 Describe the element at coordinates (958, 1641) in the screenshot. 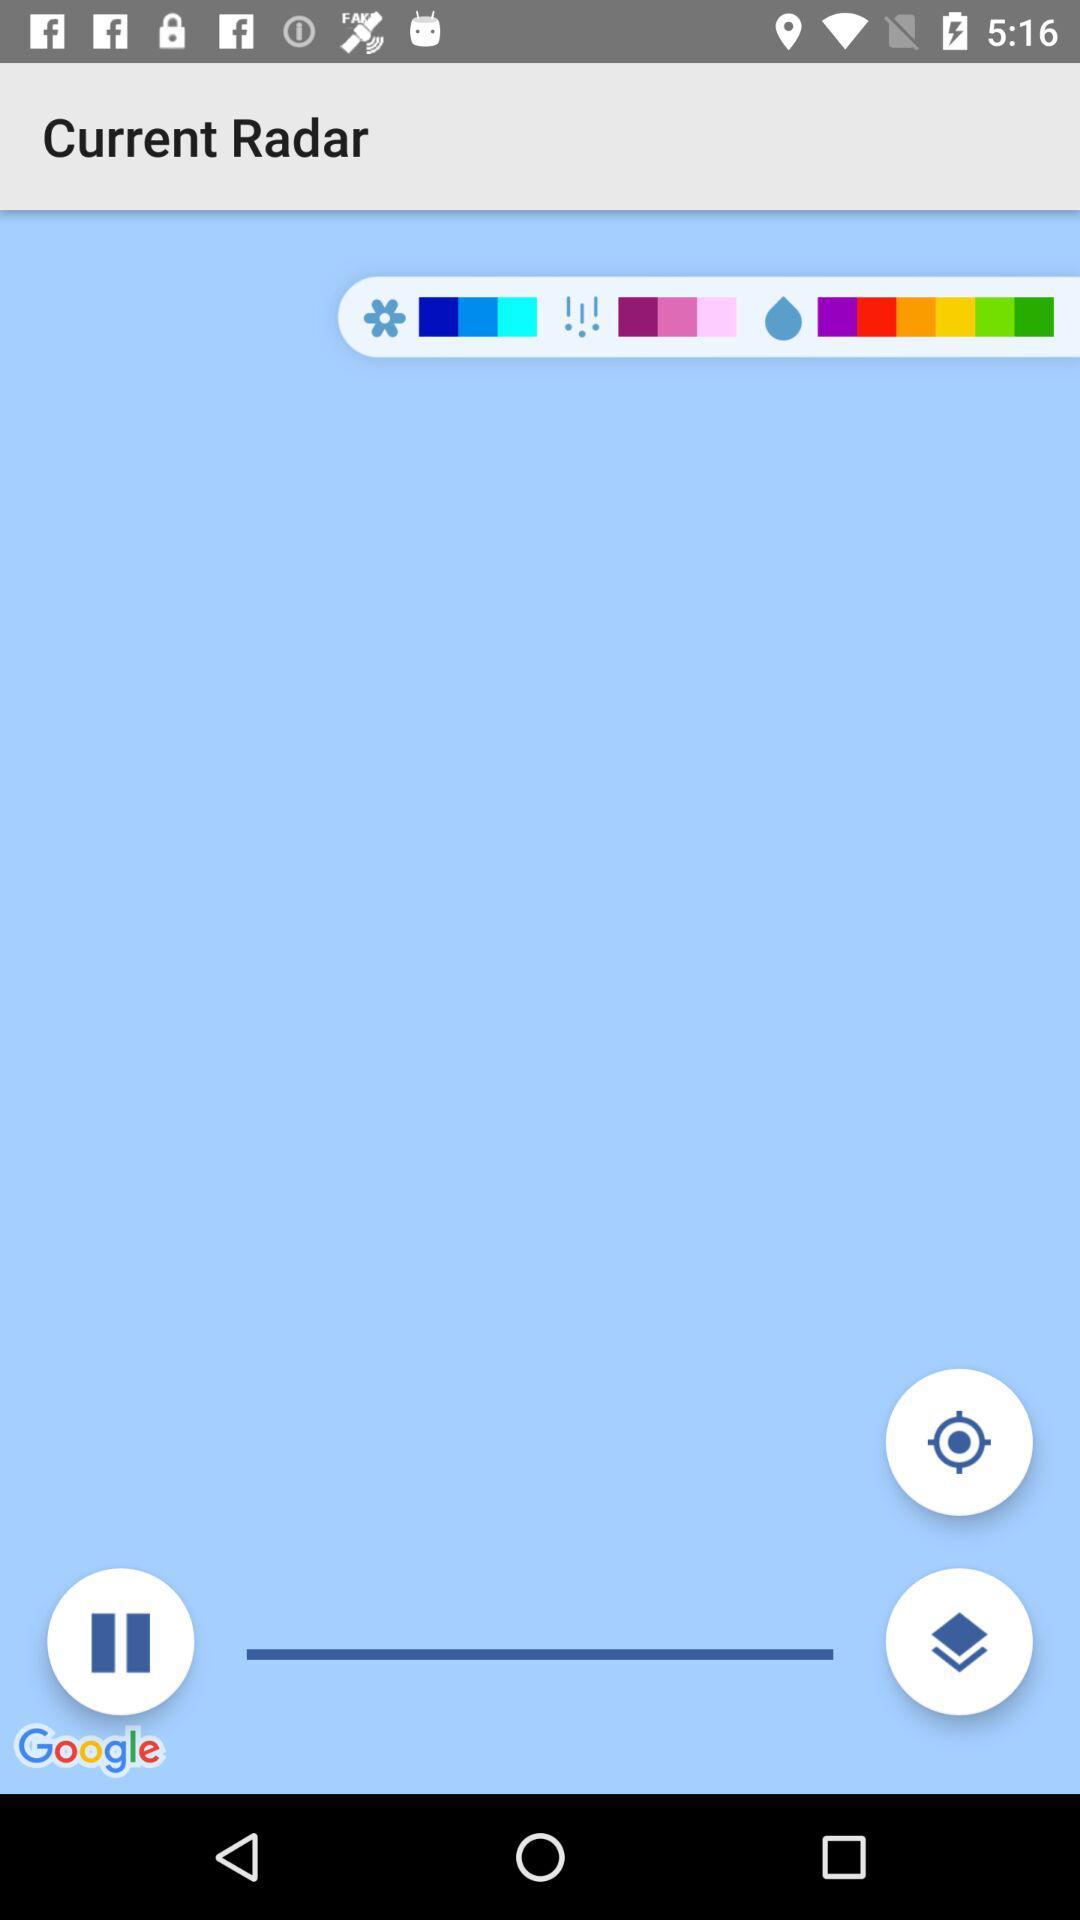

I see `the layers icon` at that location.